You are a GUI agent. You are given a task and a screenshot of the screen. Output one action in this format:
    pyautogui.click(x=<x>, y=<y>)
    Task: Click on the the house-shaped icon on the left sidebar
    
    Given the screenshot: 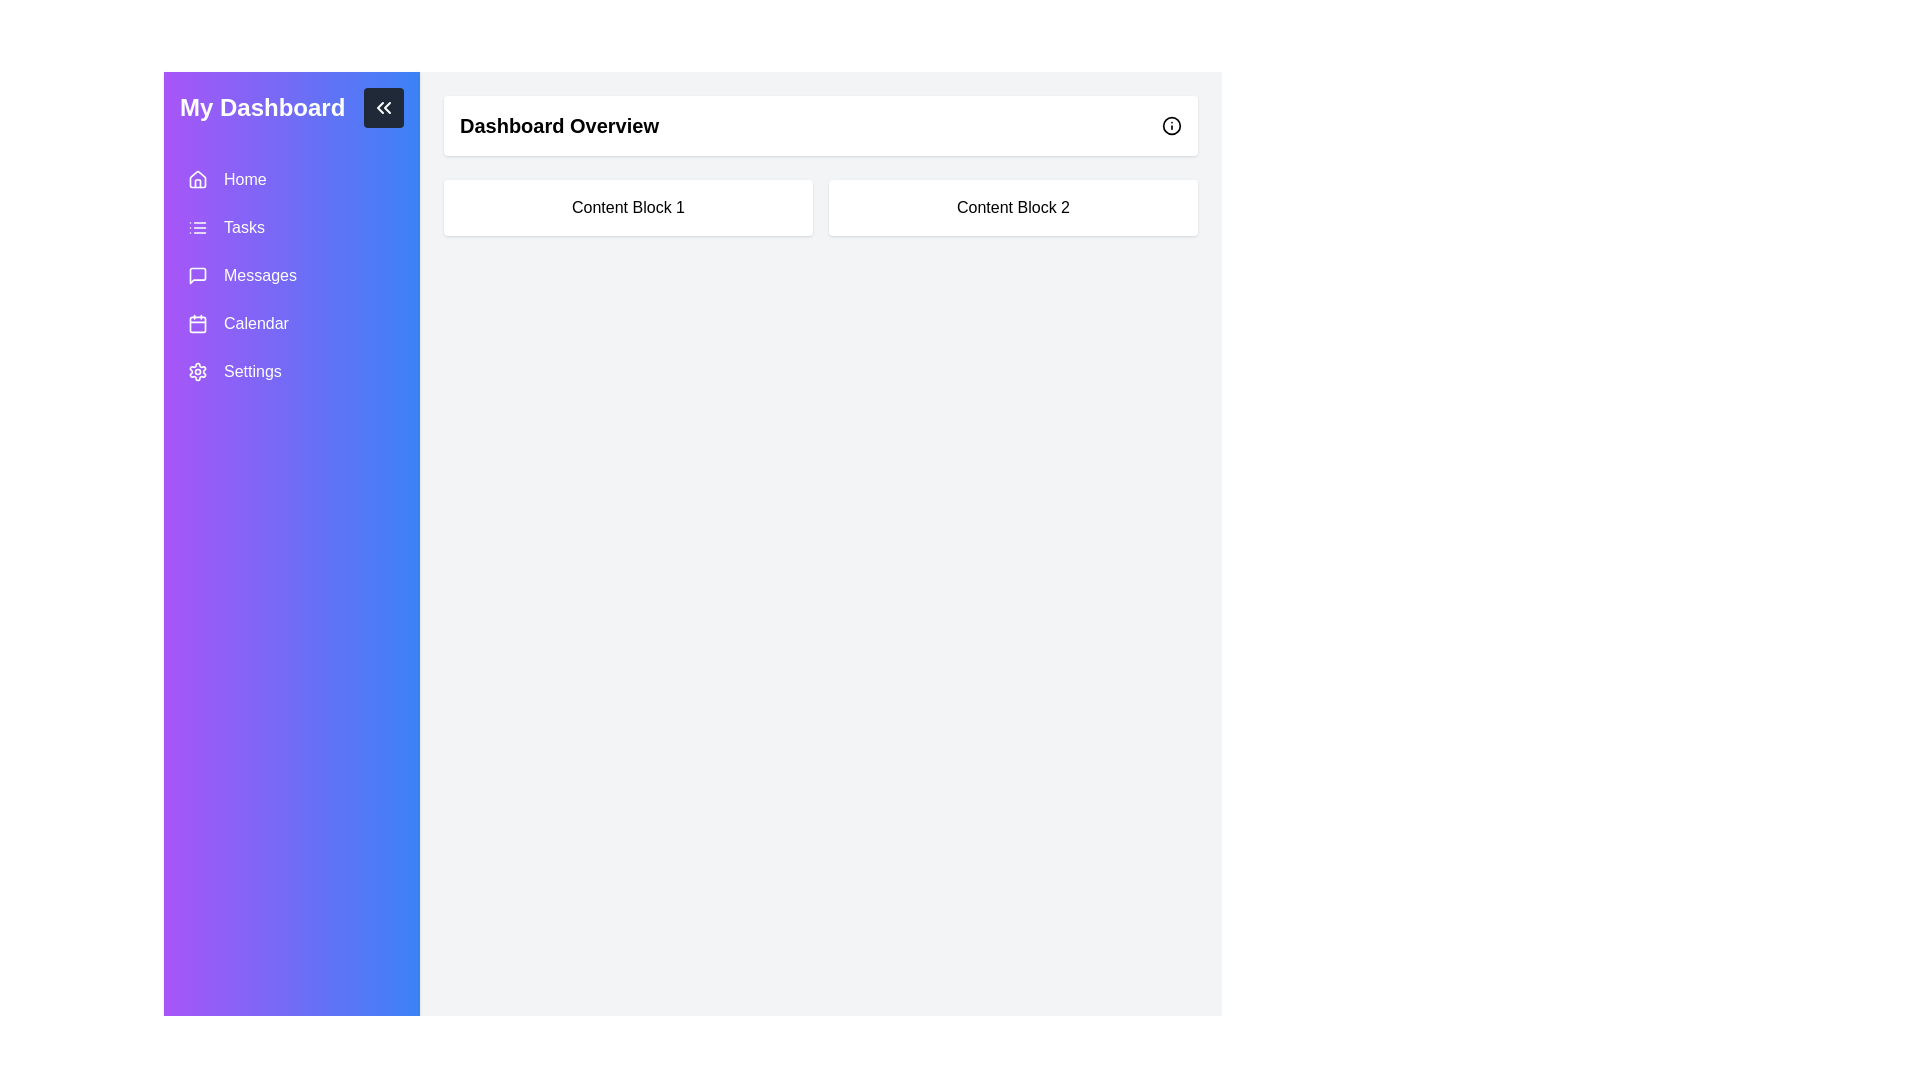 What is the action you would take?
    pyautogui.click(x=197, y=180)
    